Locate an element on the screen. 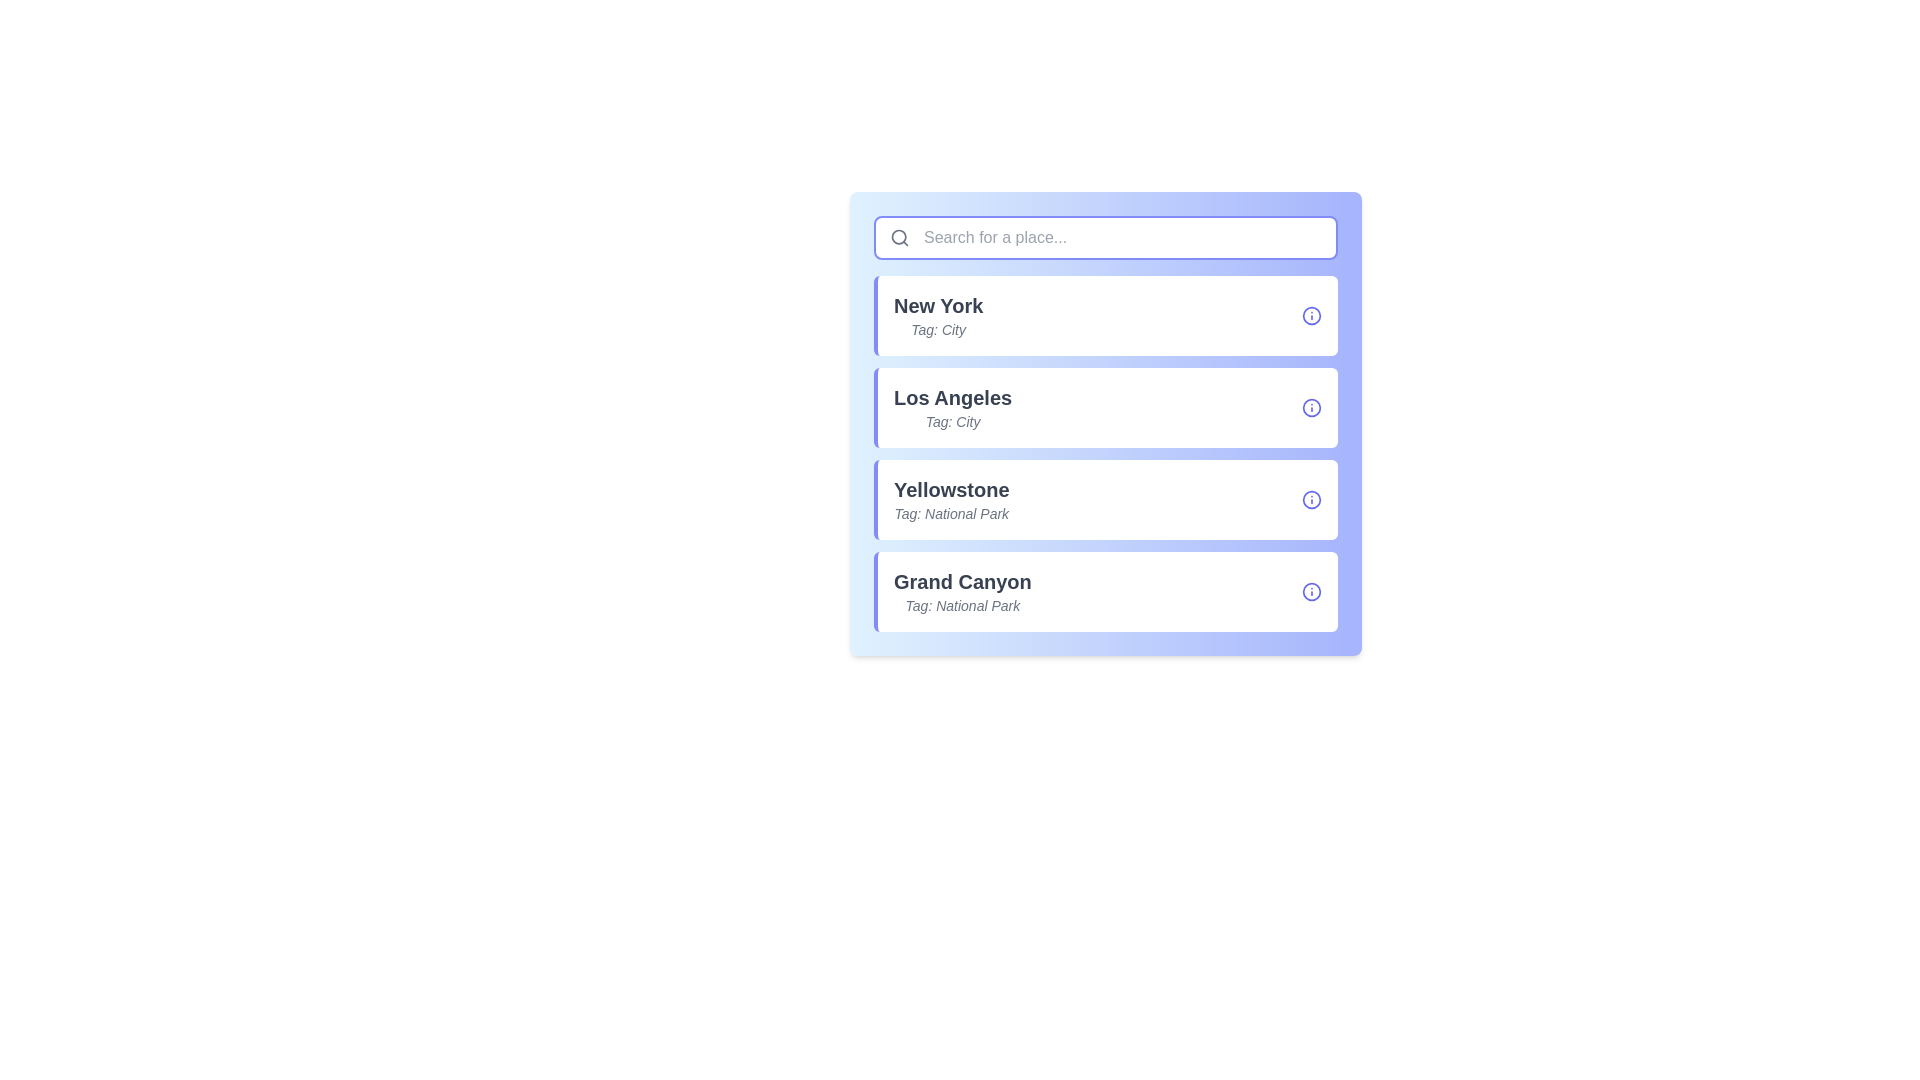 This screenshot has width=1920, height=1080. the descriptive text label displaying 'Tag: City', which is positioned below the 'Los Angeles' label in the list item is located at coordinates (952, 420).